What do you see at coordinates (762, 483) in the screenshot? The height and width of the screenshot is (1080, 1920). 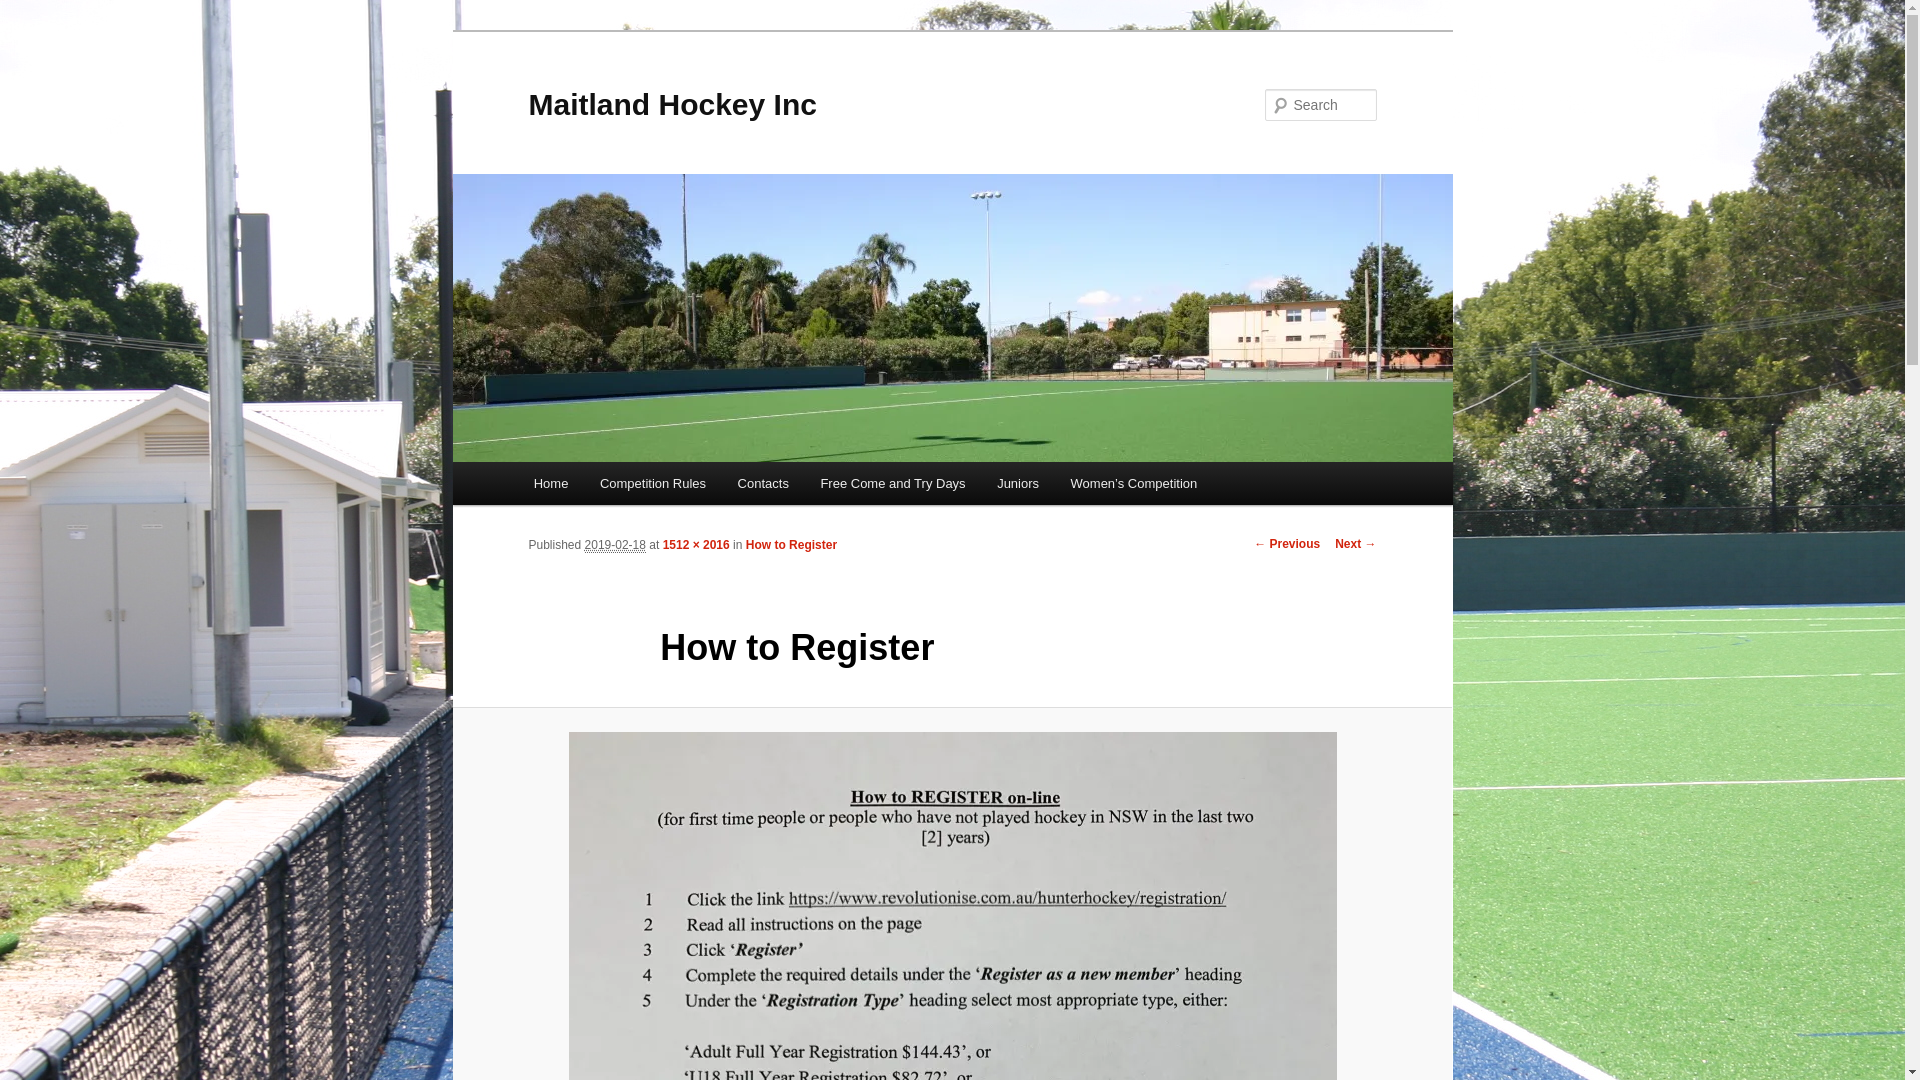 I see `'Contacts'` at bounding box center [762, 483].